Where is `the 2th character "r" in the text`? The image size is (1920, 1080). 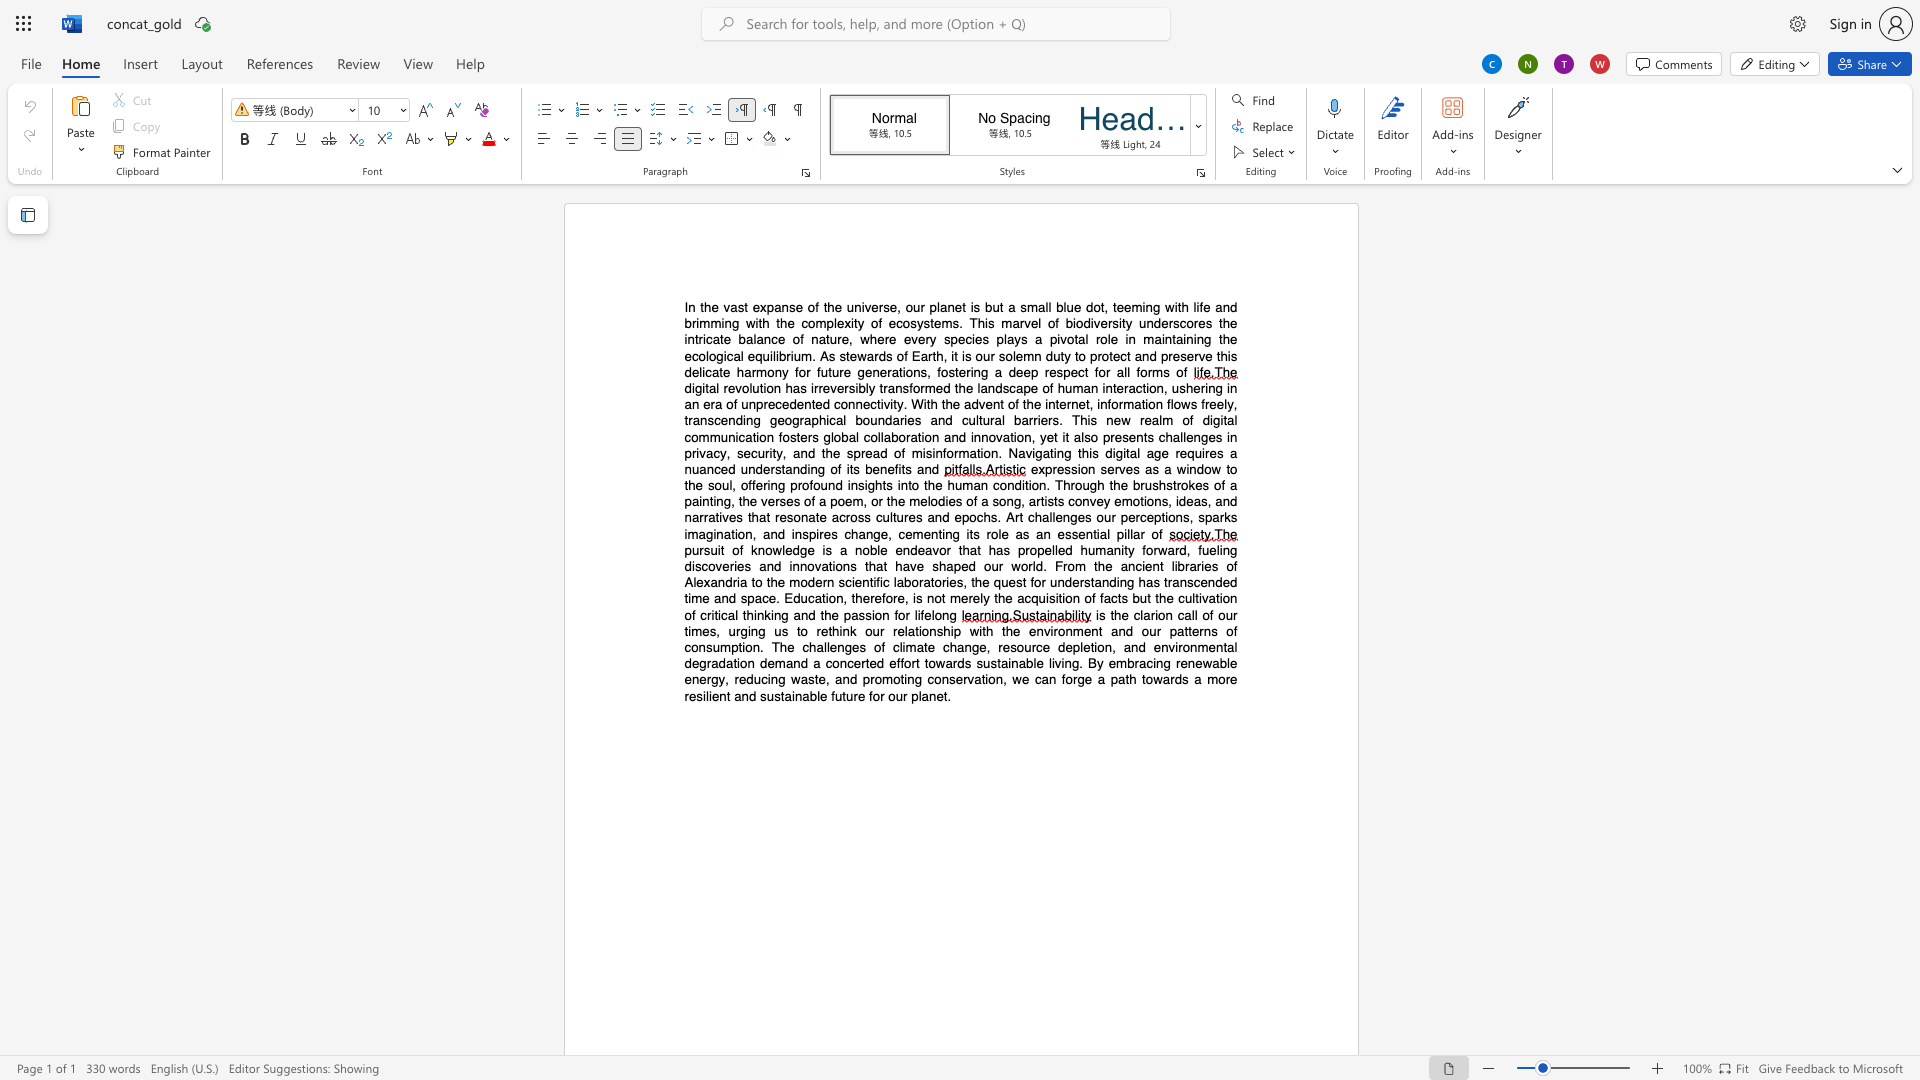 the 2th character "r" in the text is located at coordinates (821, 533).